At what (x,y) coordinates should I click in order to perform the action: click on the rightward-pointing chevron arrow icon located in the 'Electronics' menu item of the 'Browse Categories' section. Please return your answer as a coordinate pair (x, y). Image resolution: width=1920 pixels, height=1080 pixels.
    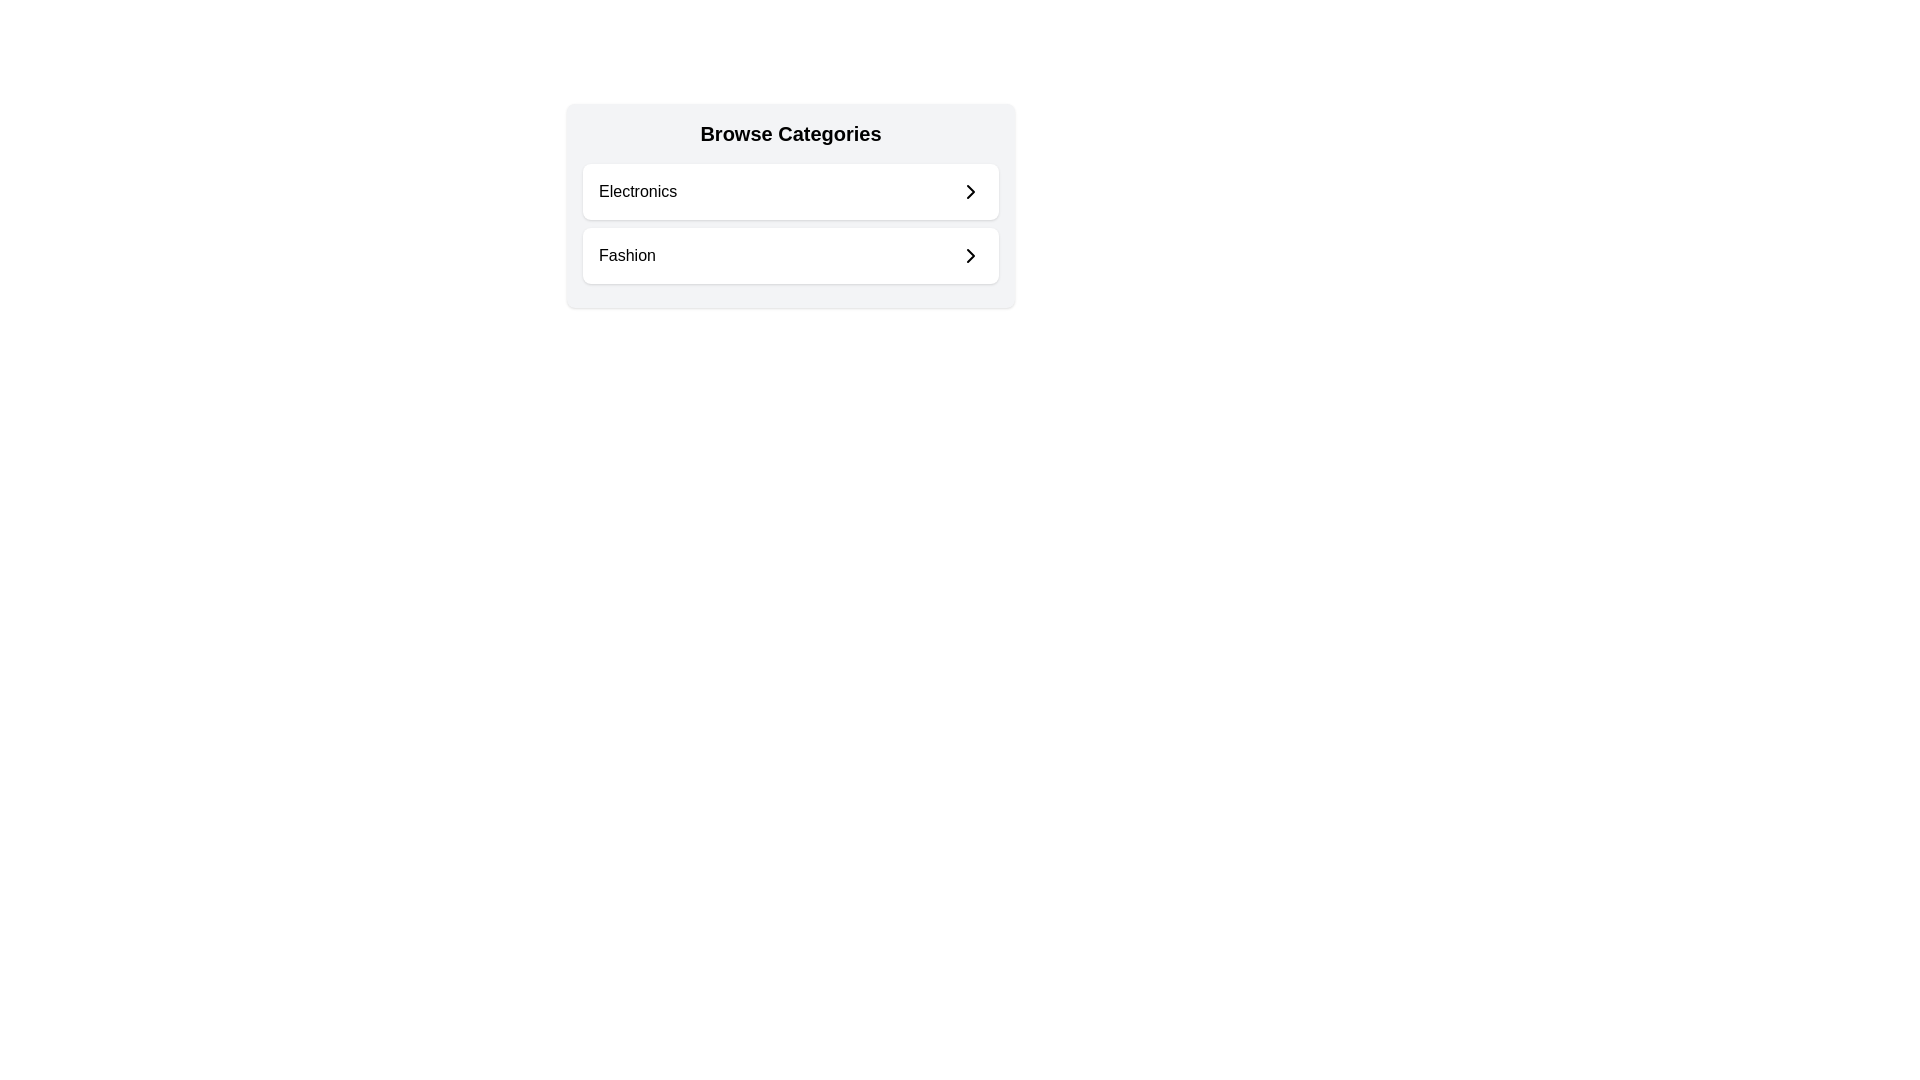
    Looking at the image, I should click on (970, 192).